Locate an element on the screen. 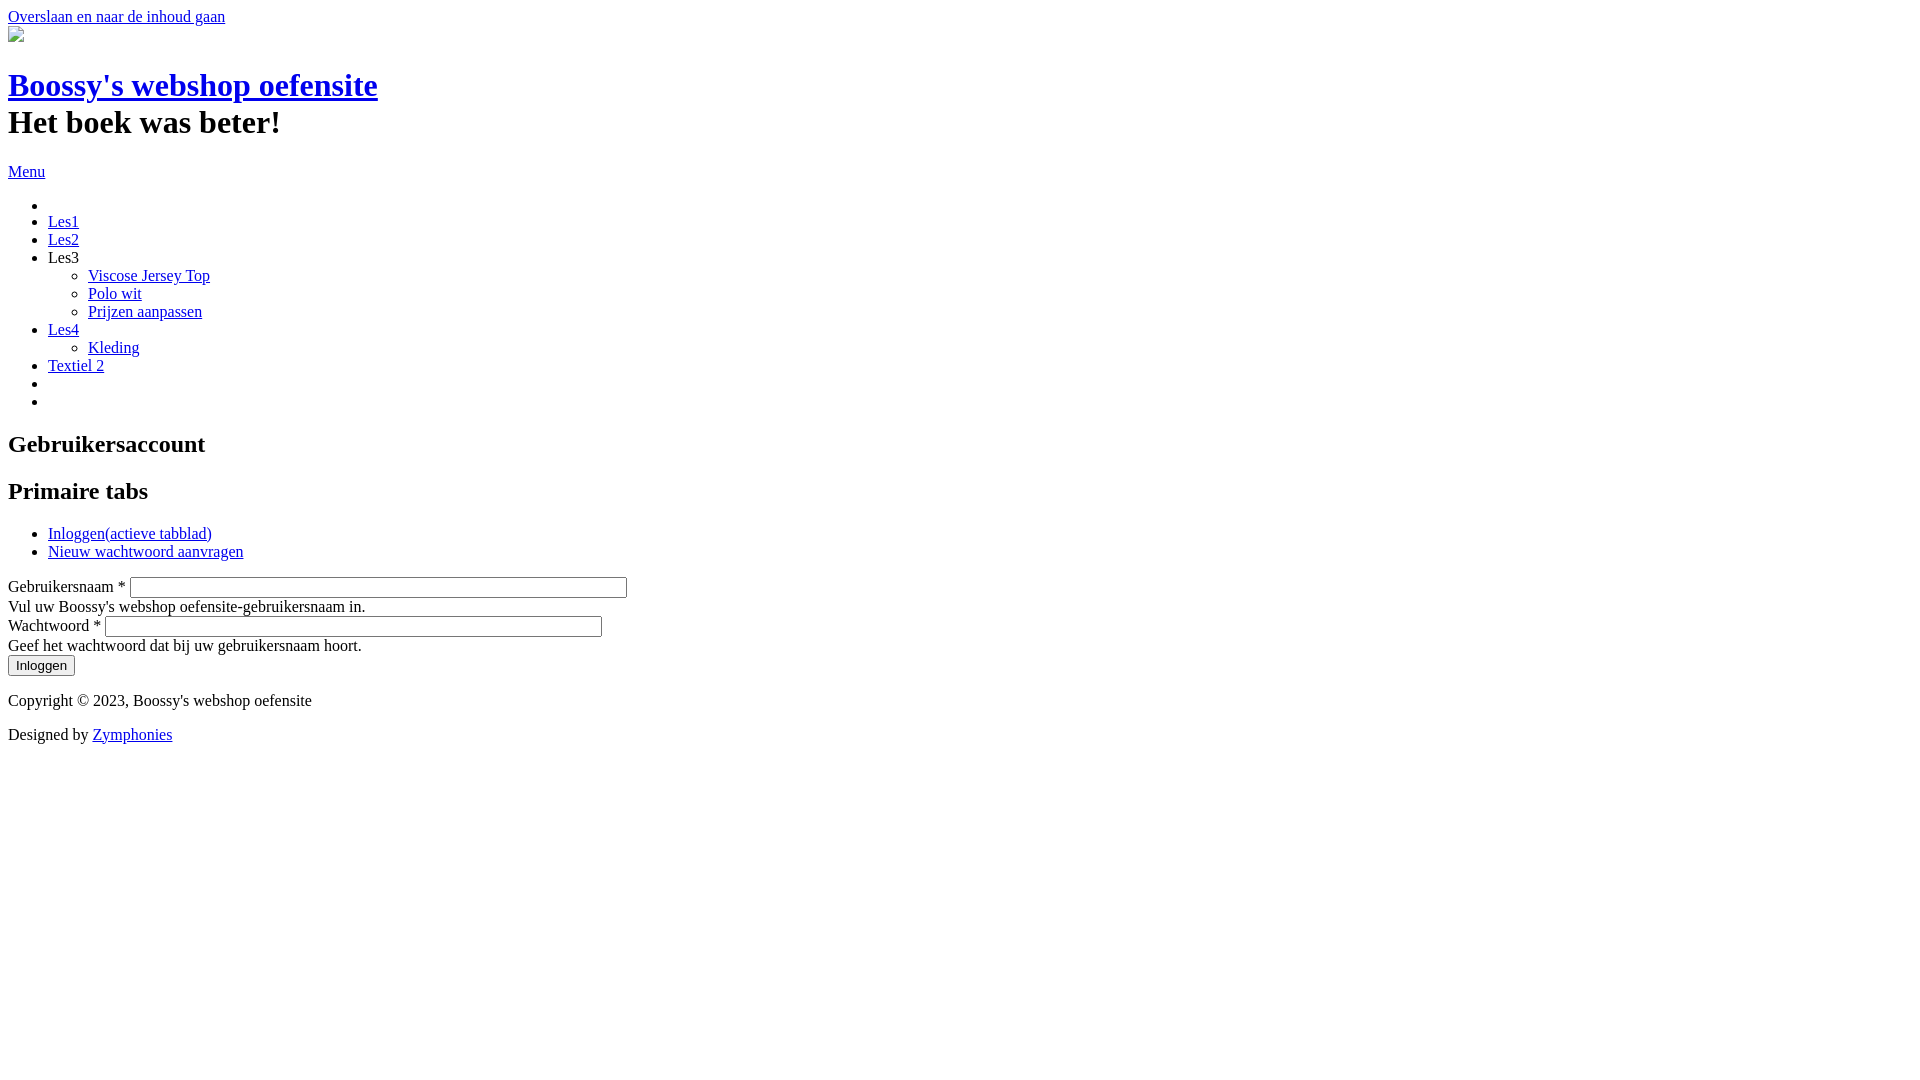 The height and width of the screenshot is (1080, 1920). 'Prijzen aanpassen' is located at coordinates (143, 311).